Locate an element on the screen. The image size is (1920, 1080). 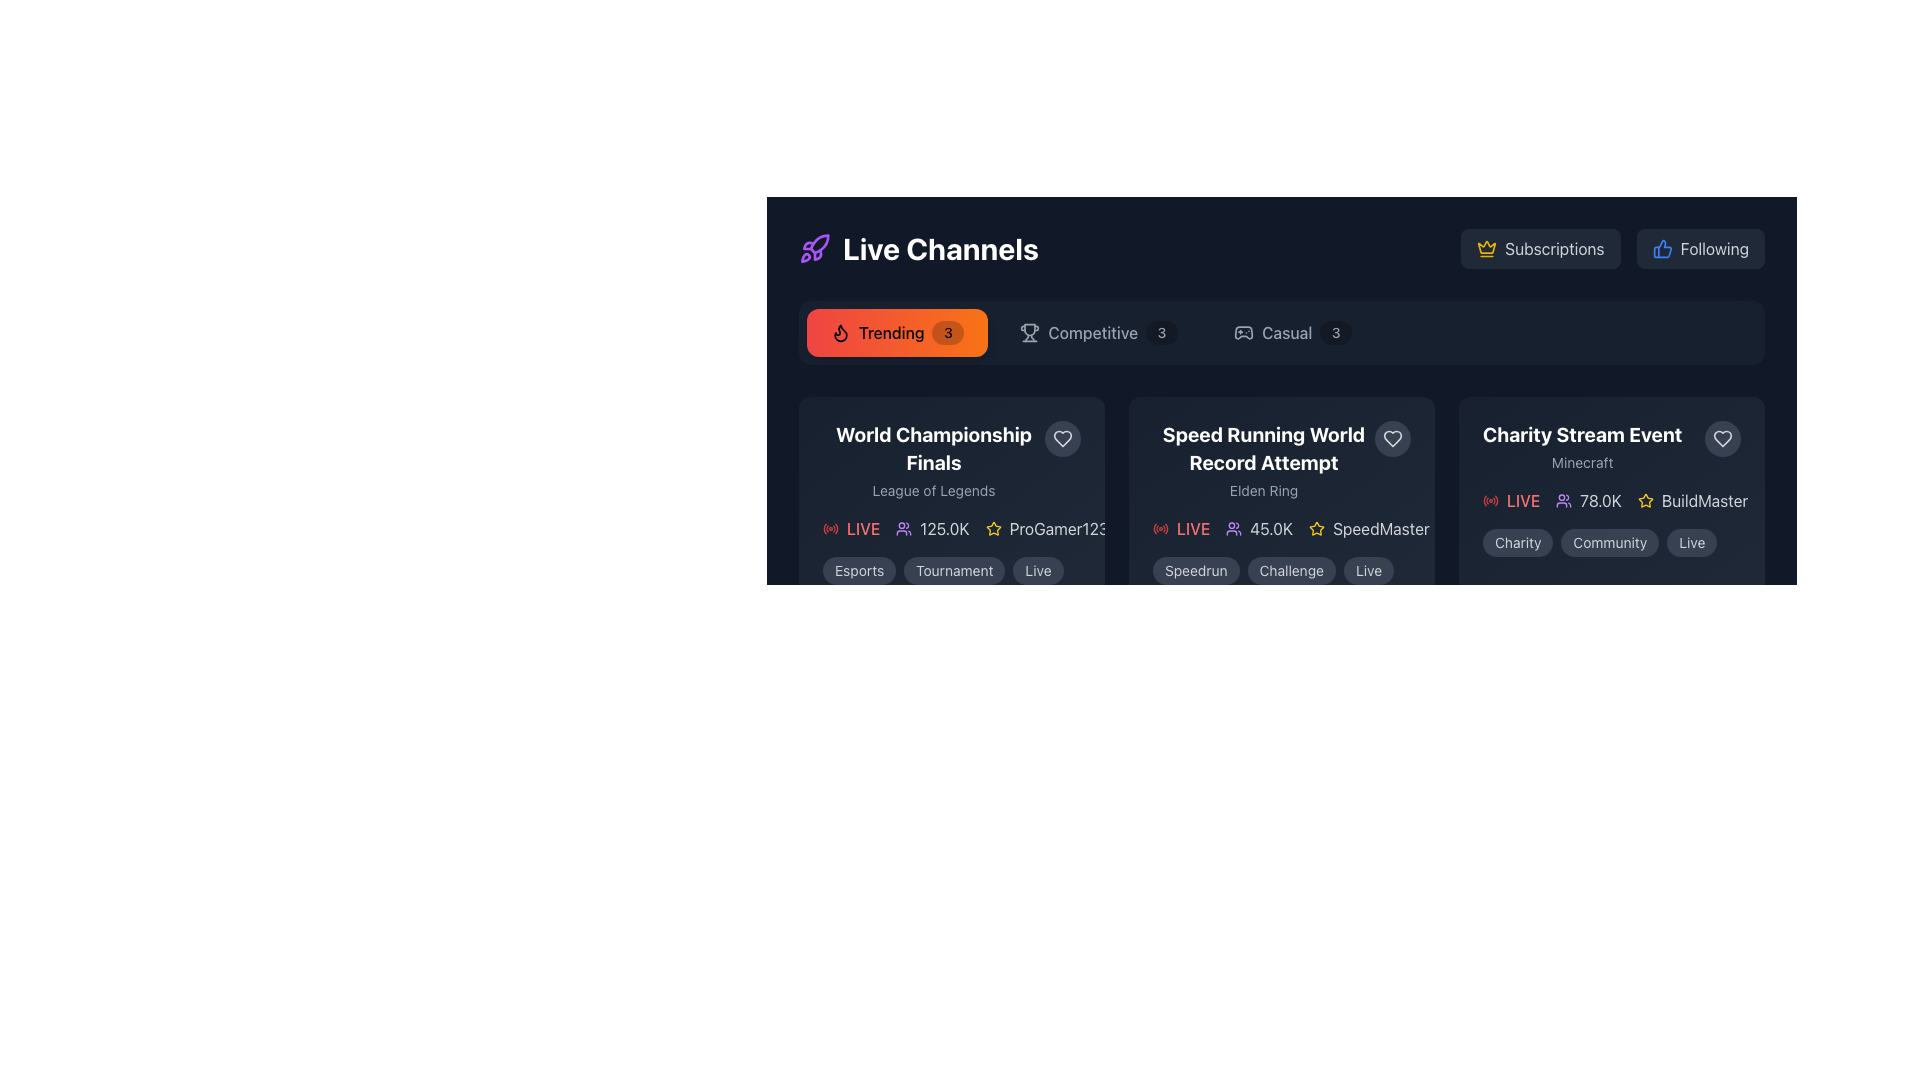
text of the pill-shaped label that says 'Challenge', which is styled with a dark gray background and located in the lower part of a card element associated with 'Speed Running World Record Attempt' is located at coordinates (1291, 570).